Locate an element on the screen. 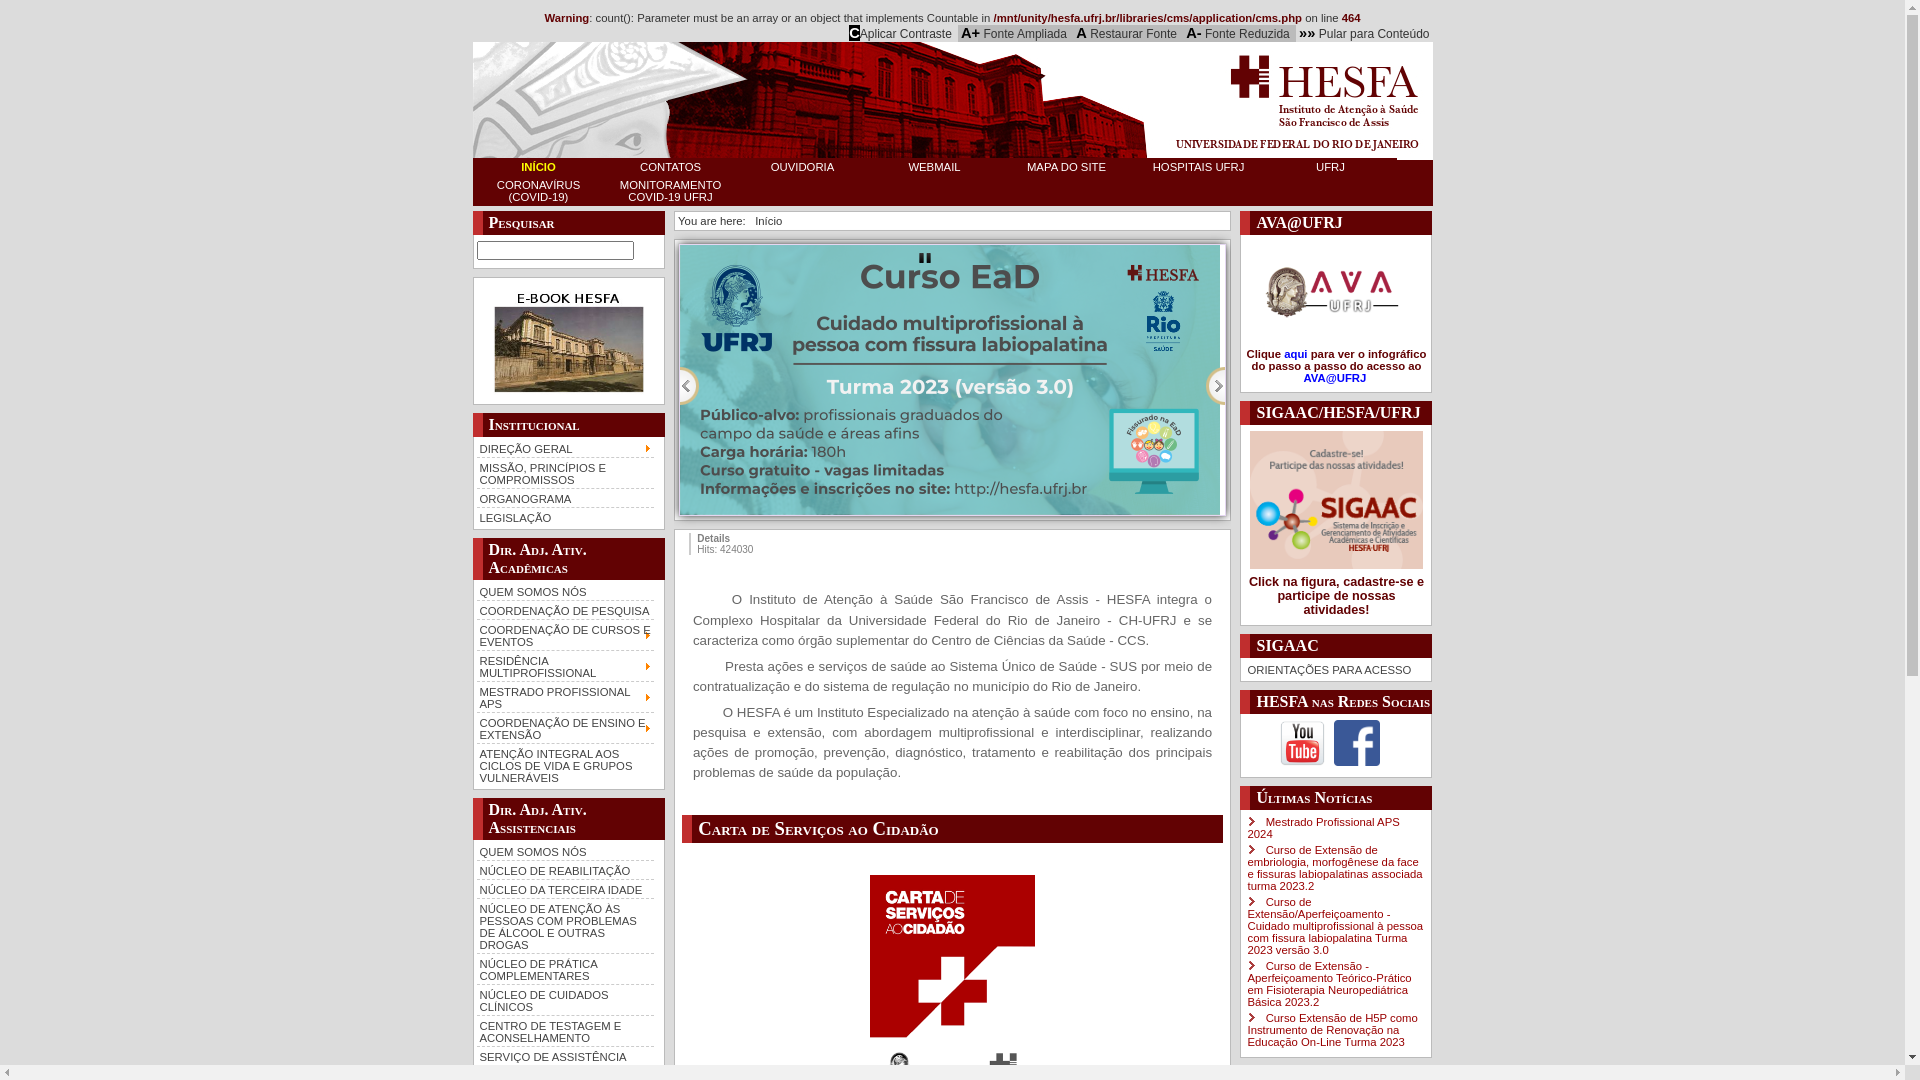 The height and width of the screenshot is (1080, 1920). 'AVA@UFRJ ' is located at coordinates (1302, 378).